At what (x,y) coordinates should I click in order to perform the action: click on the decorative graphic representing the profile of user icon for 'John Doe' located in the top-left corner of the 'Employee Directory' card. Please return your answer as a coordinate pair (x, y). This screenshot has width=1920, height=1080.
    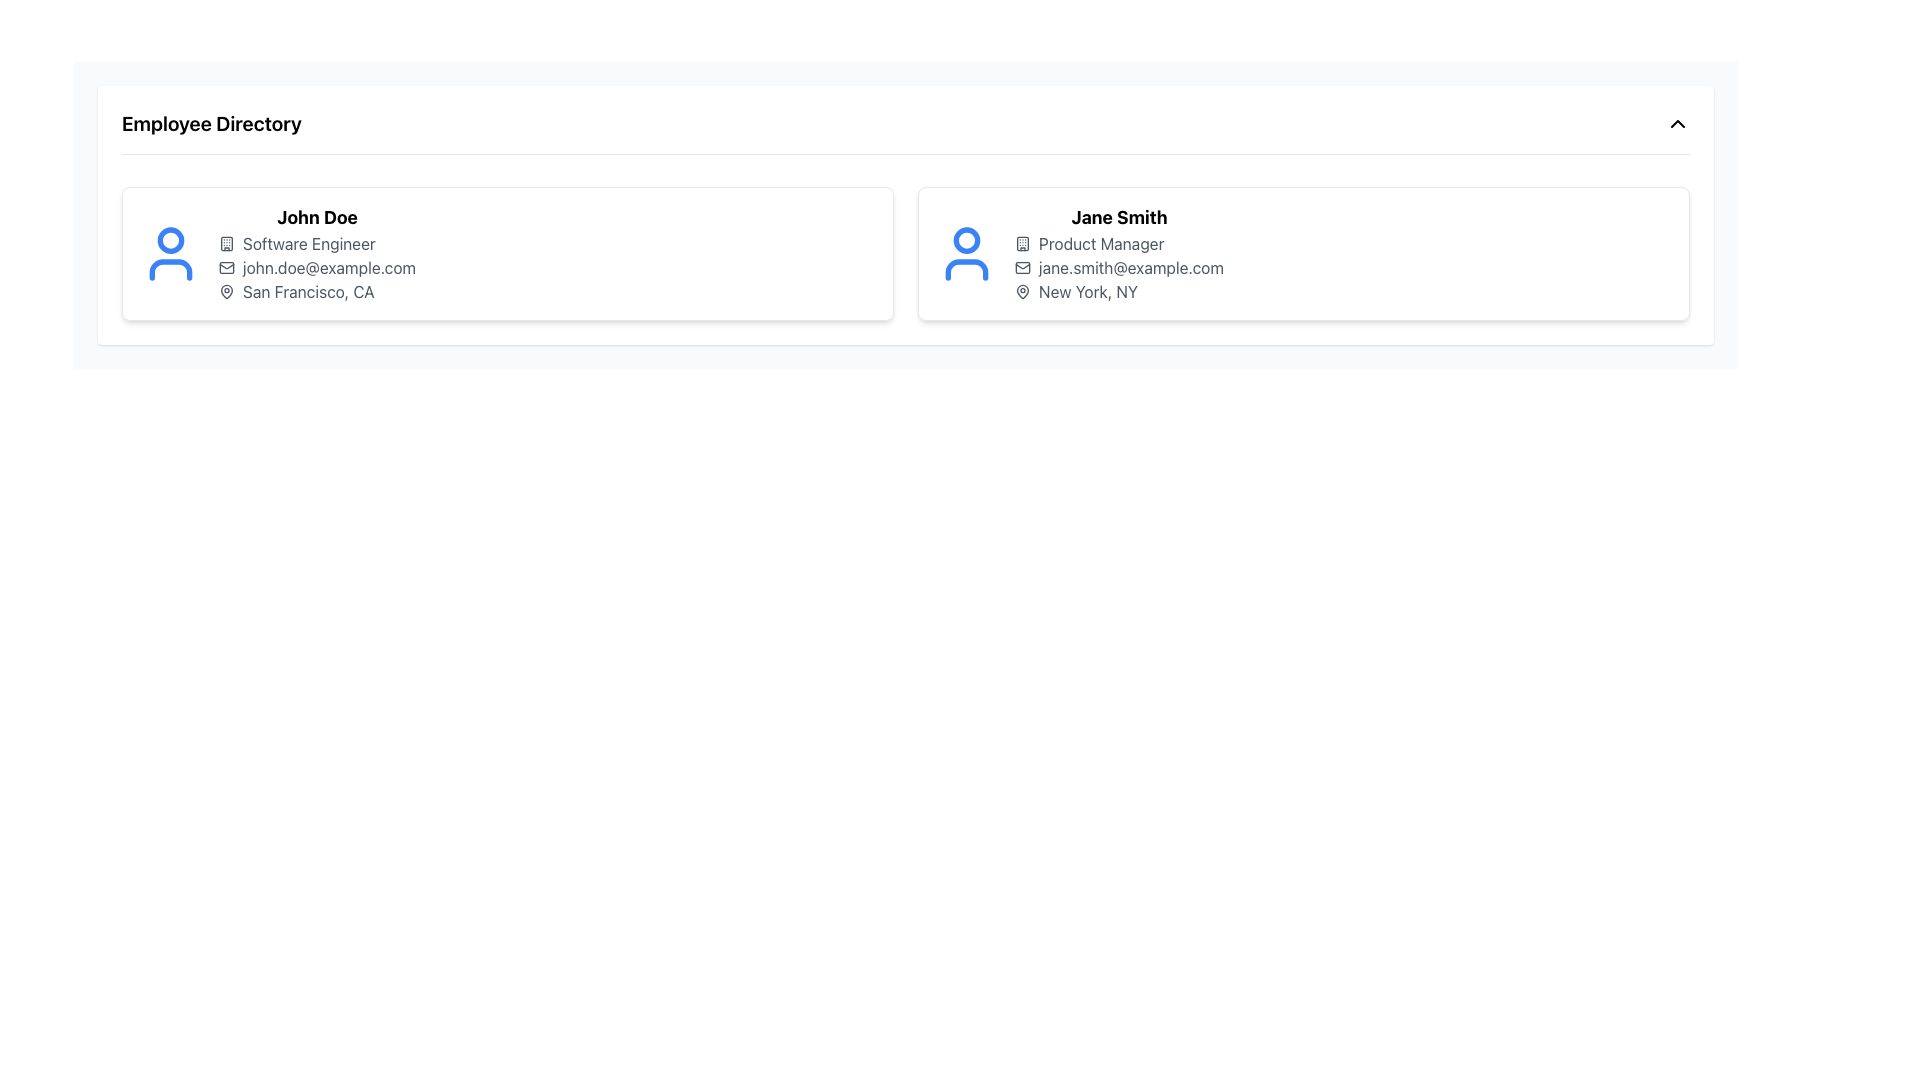
    Looking at the image, I should click on (171, 238).